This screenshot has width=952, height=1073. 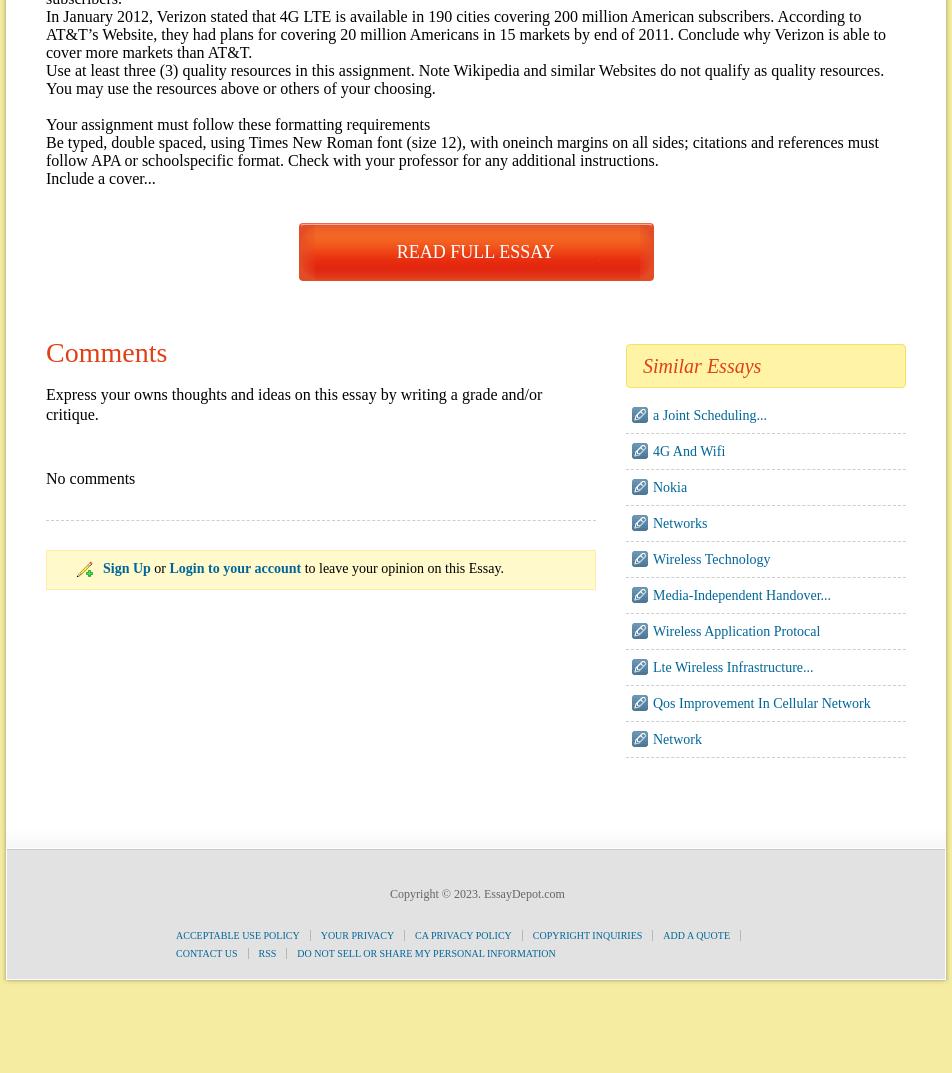 What do you see at coordinates (206, 953) in the screenshot?
I see `'Contact Us'` at bounding box center [206, 953].